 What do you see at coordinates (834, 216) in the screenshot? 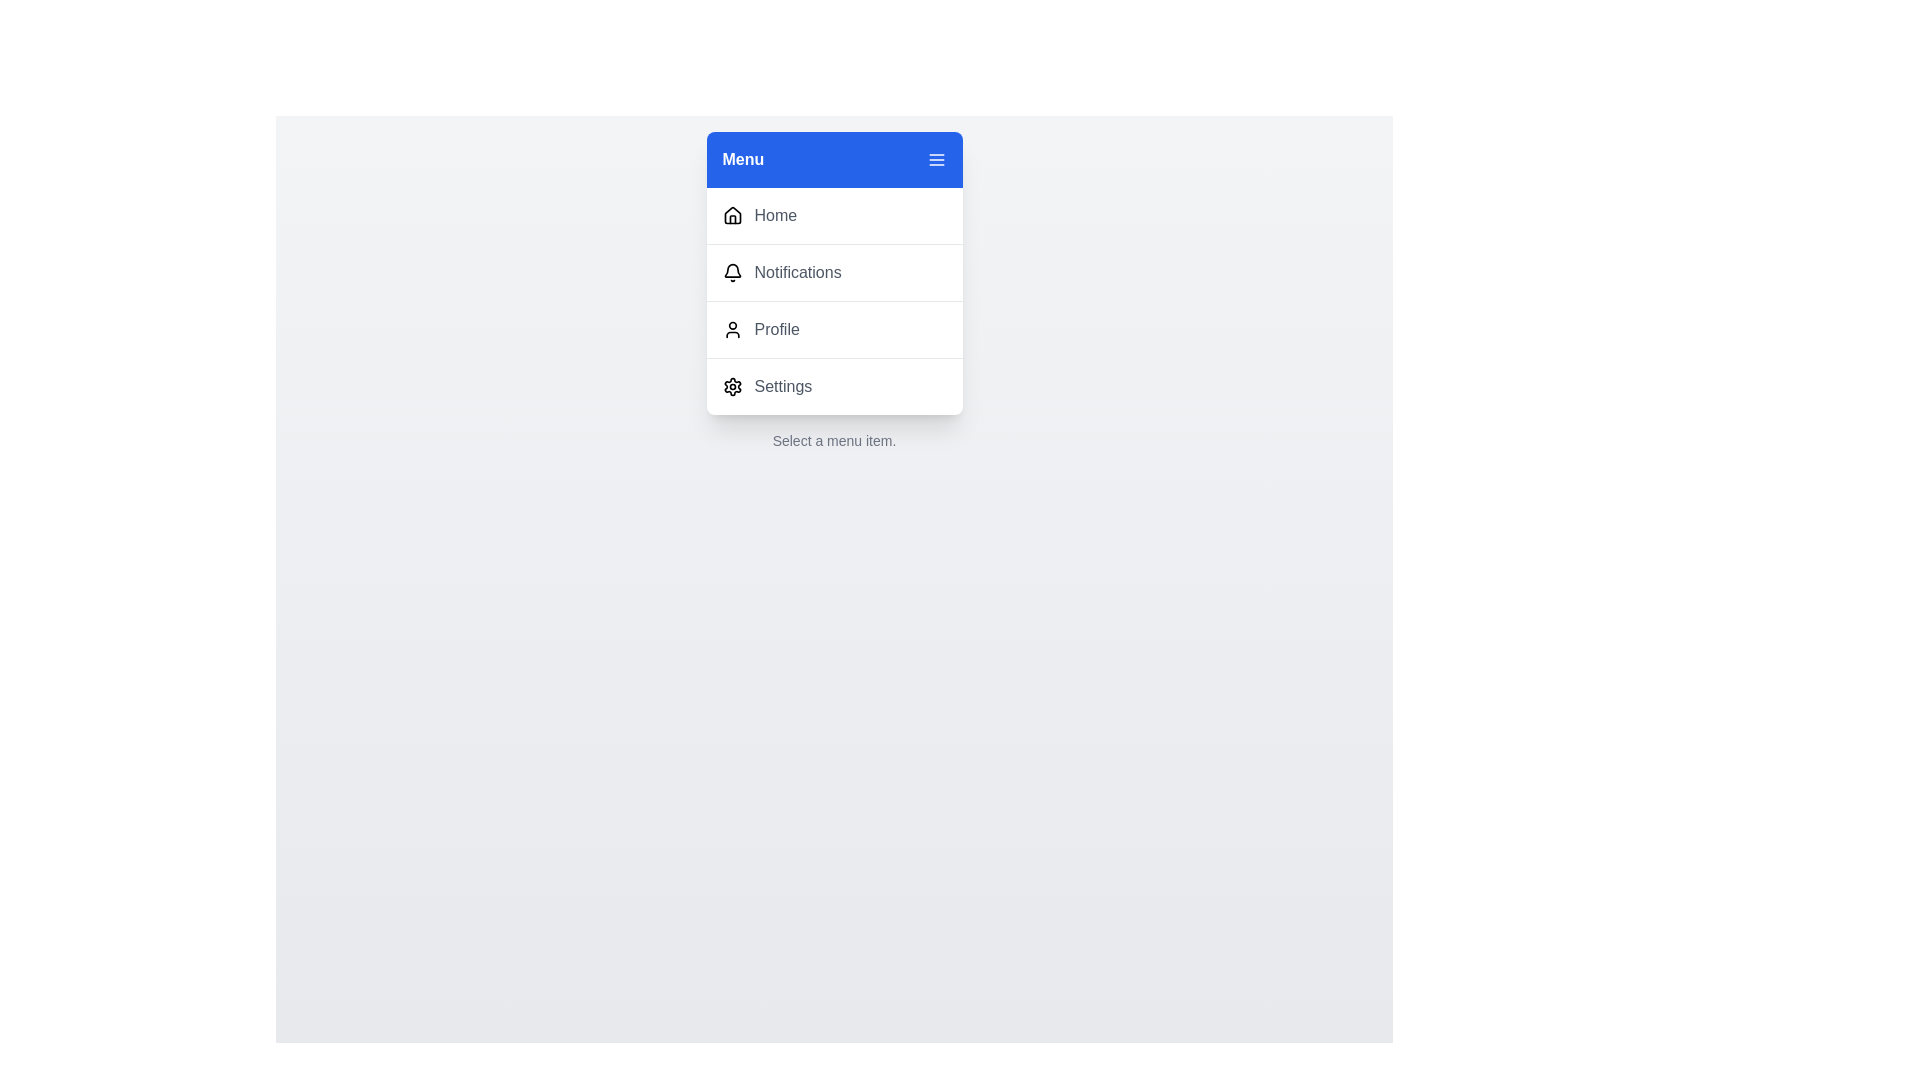
I see `the menu item labeled Home to observe its hover effect` at bounding box center [834, 216].